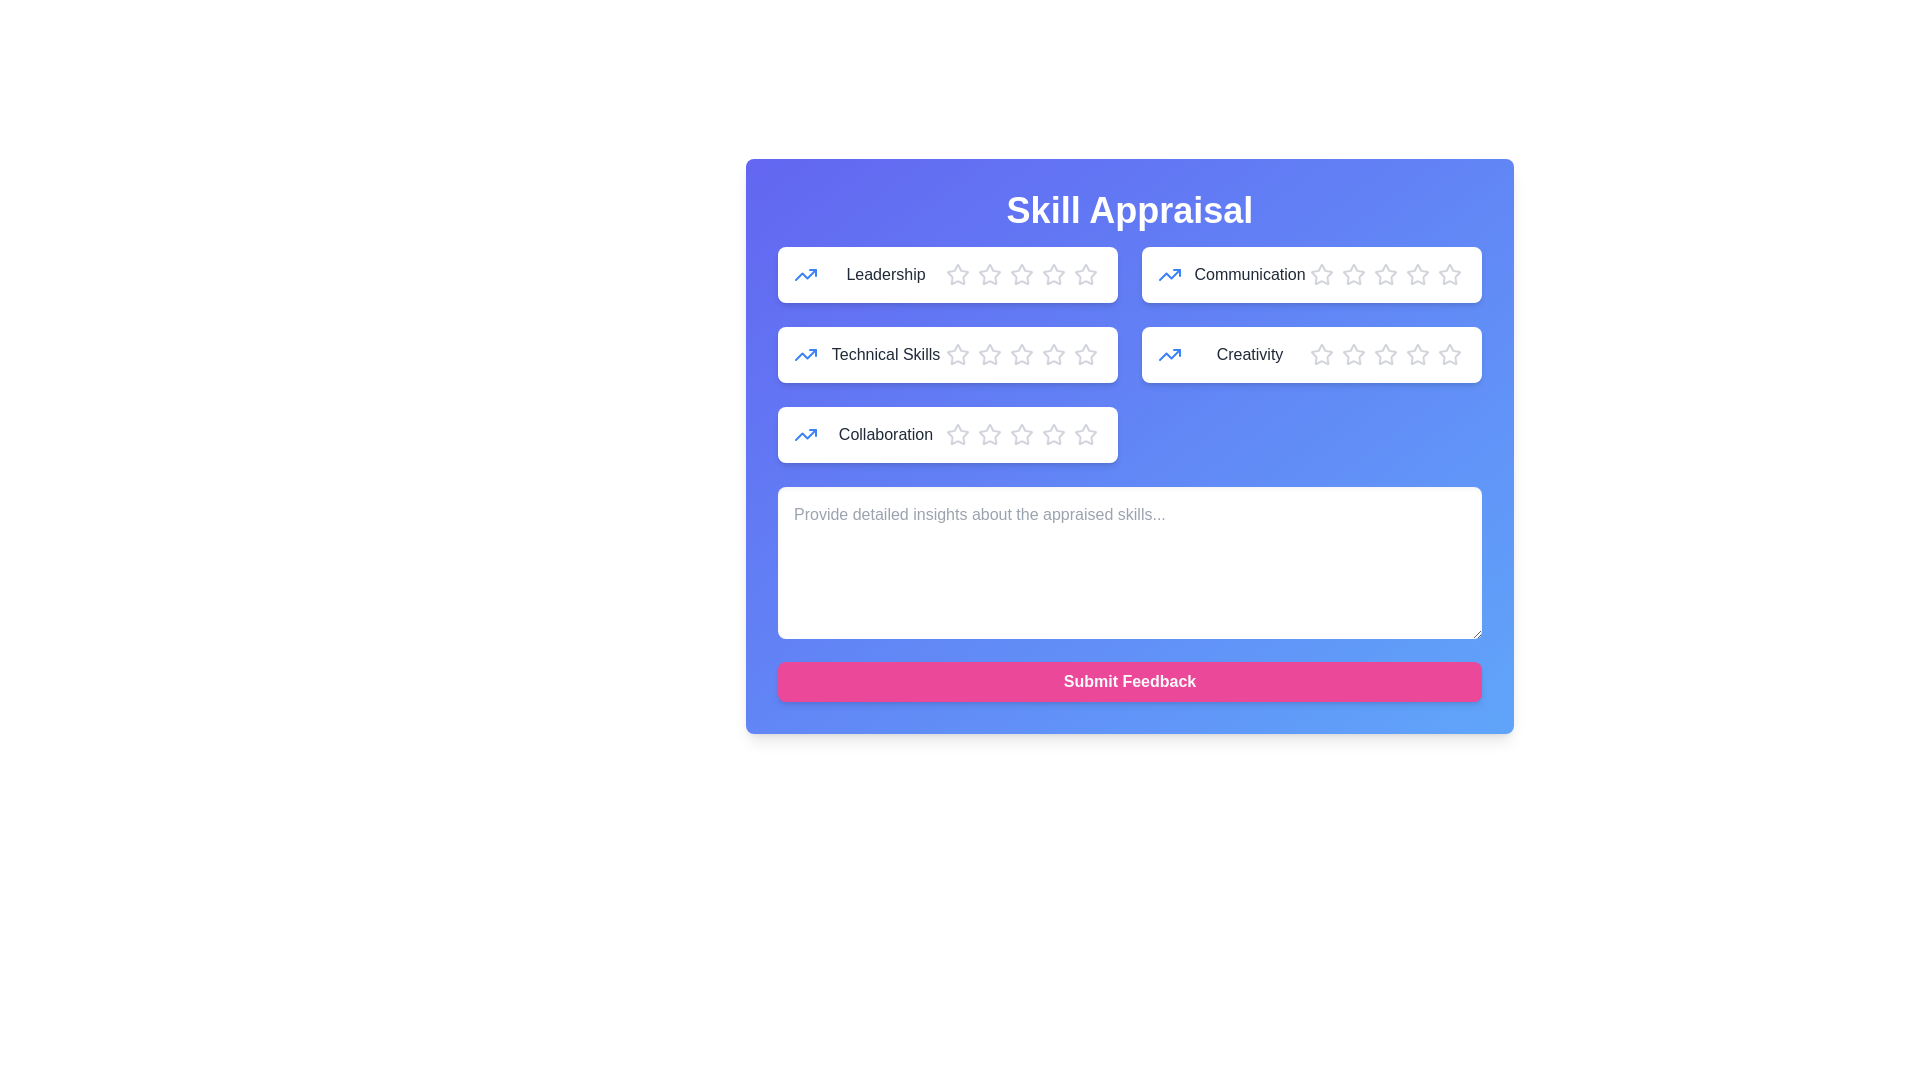  What do you see at coordinates (1022, 274) in the screenshot?
I see `the star corresponding to 3 stars to preview the rating` at bounding box center [1022, 274].